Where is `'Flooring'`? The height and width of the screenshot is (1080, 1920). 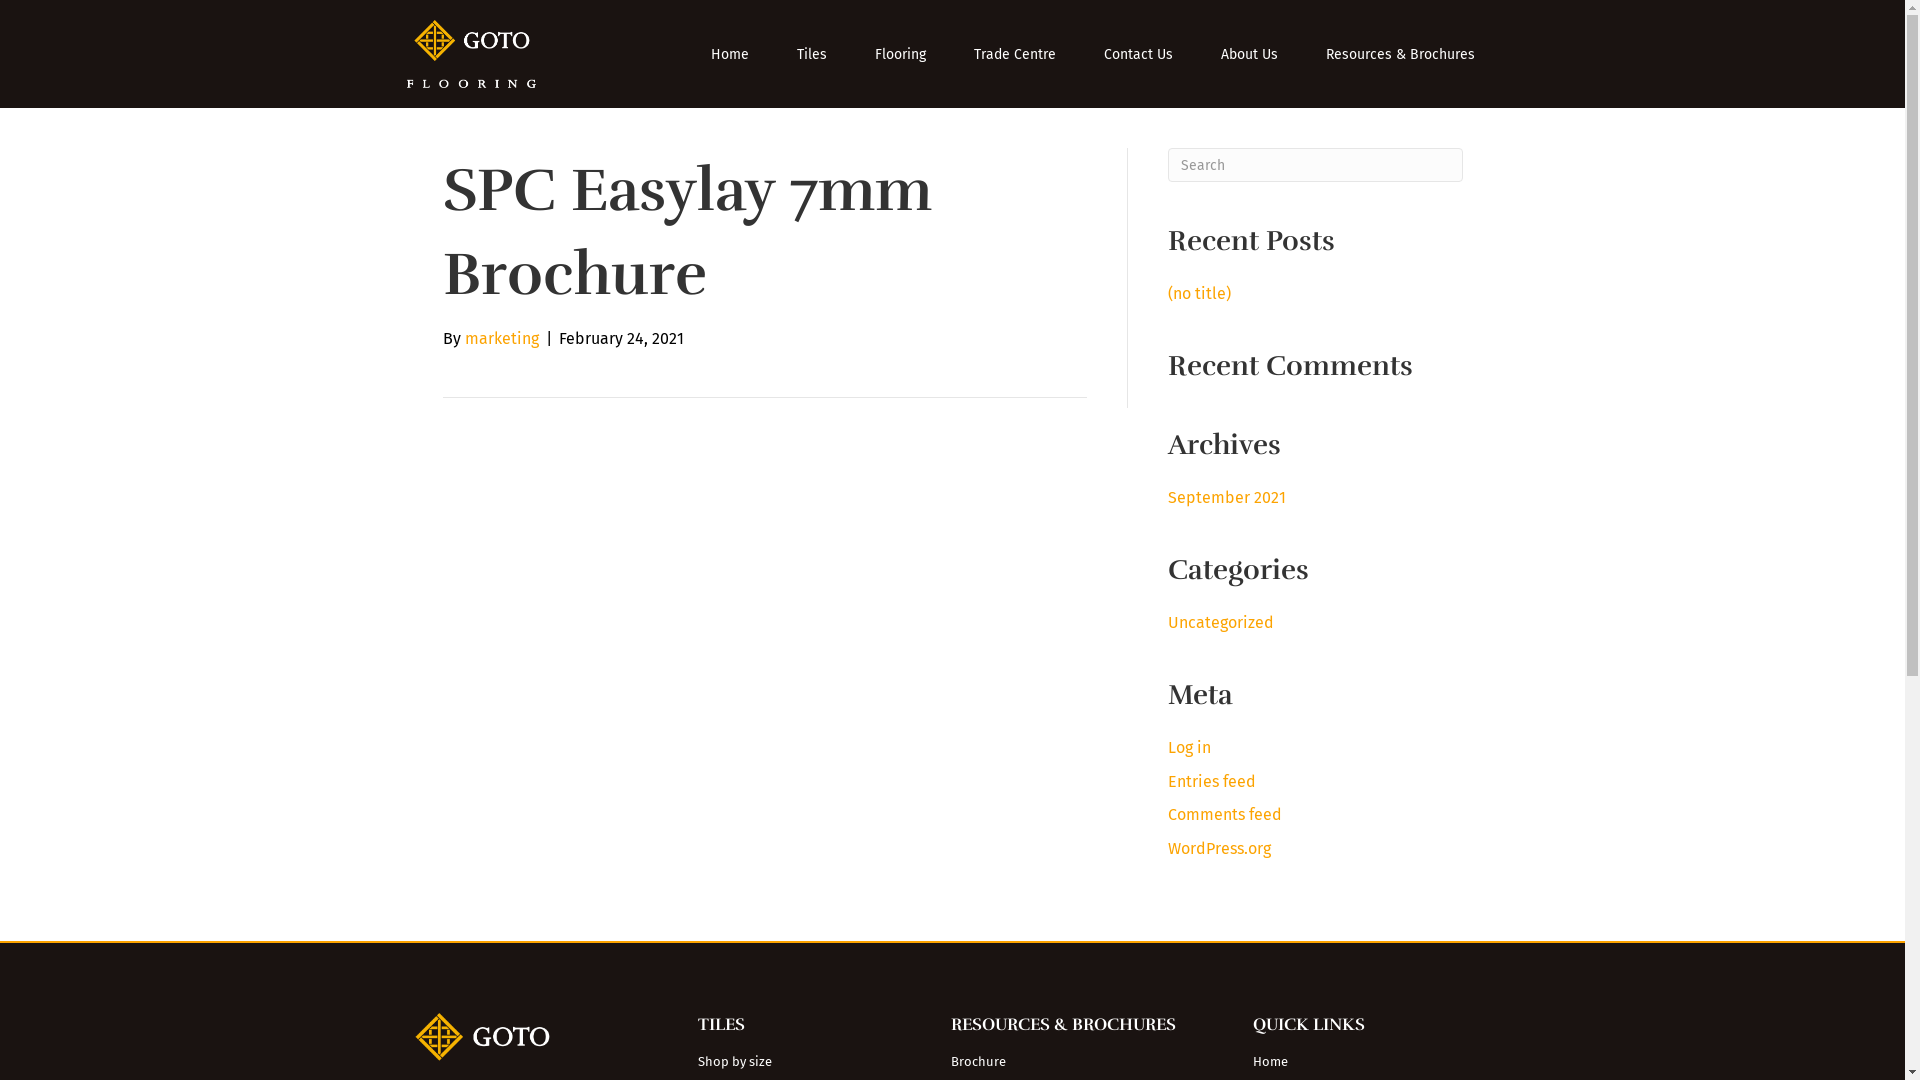 'Flooring' is located at coordinates (859, 53).